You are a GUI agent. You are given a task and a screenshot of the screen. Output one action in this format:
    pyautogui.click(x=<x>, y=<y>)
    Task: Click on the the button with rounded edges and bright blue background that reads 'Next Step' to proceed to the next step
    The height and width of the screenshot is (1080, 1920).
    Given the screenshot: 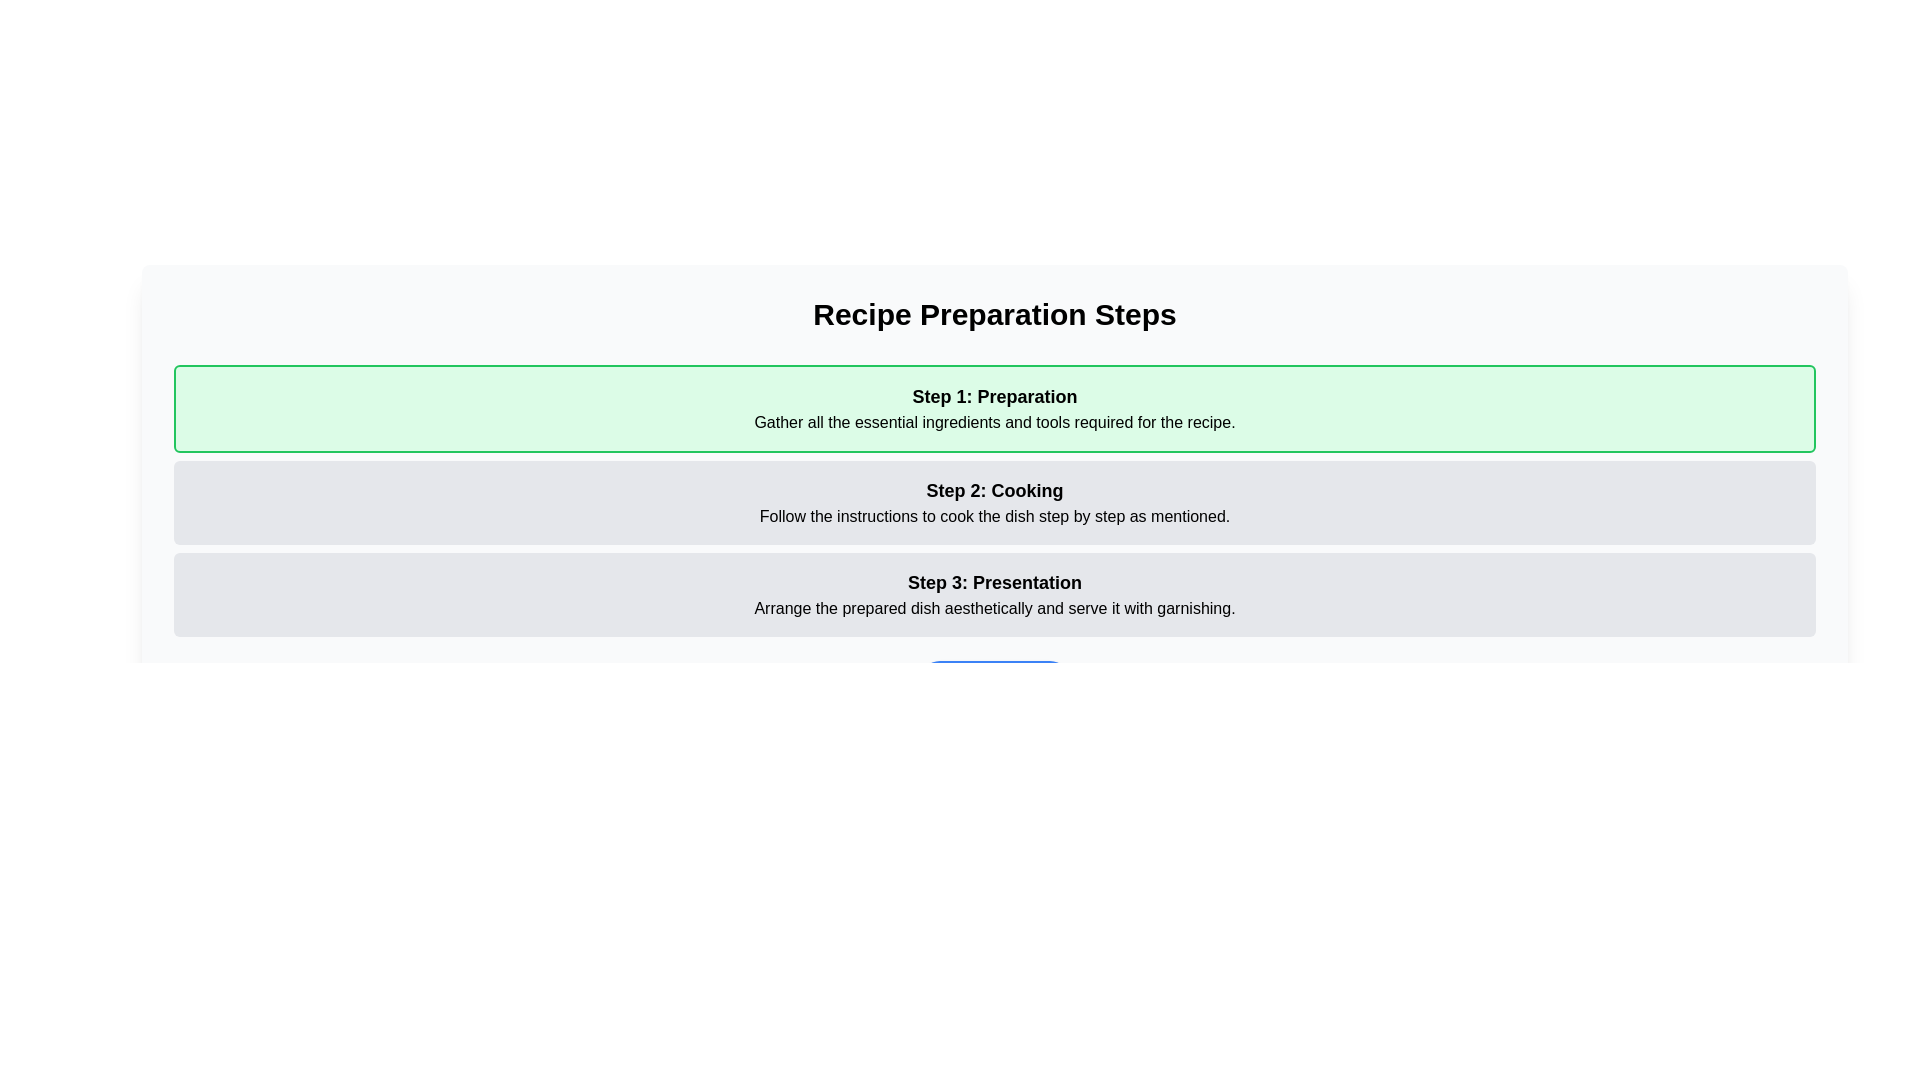 What is the action you would take?
    pyautogui.click(x=994, y=680)
    